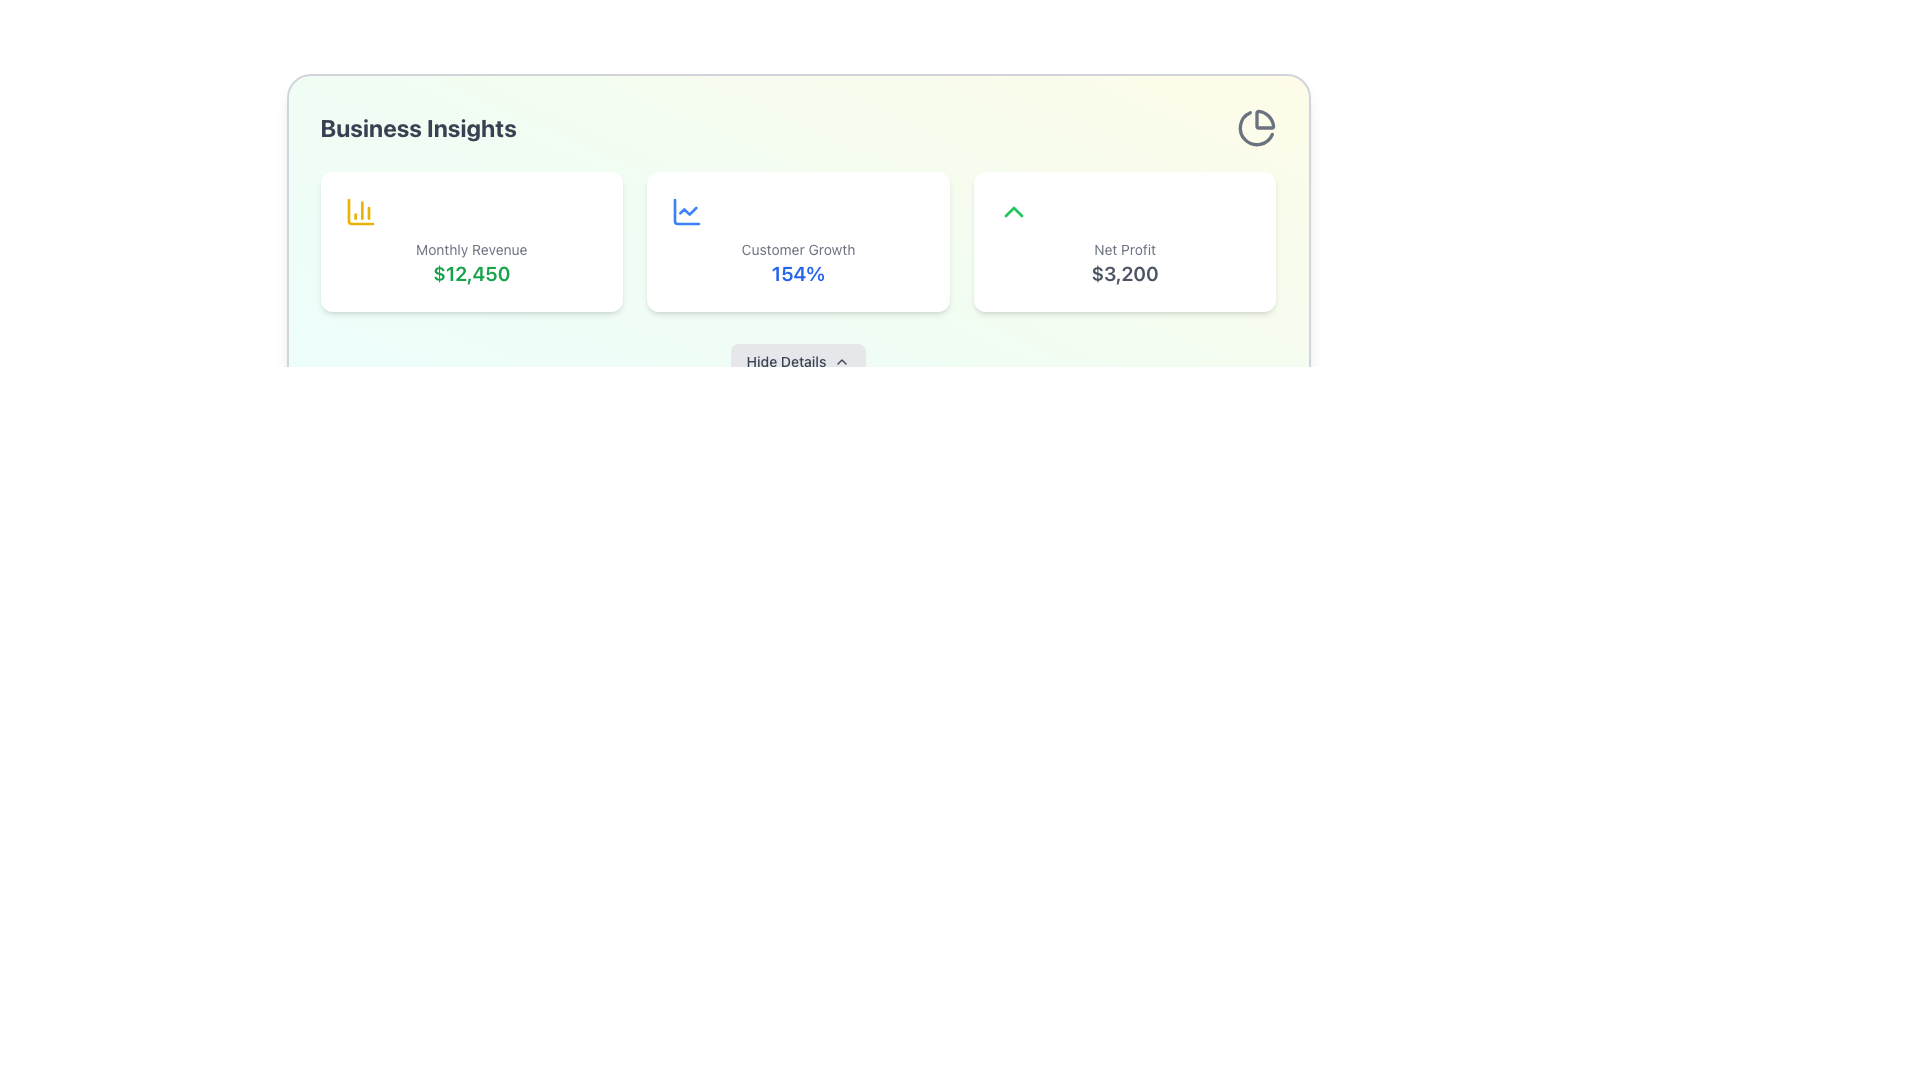 This screenshot has height=1080, width=1920. Describe the element at coordinates (797, 241) in the screenshot. I see `the second card in the grid layout that displays 'Customer Growth' to interact with it if interactive options exist` at that location.